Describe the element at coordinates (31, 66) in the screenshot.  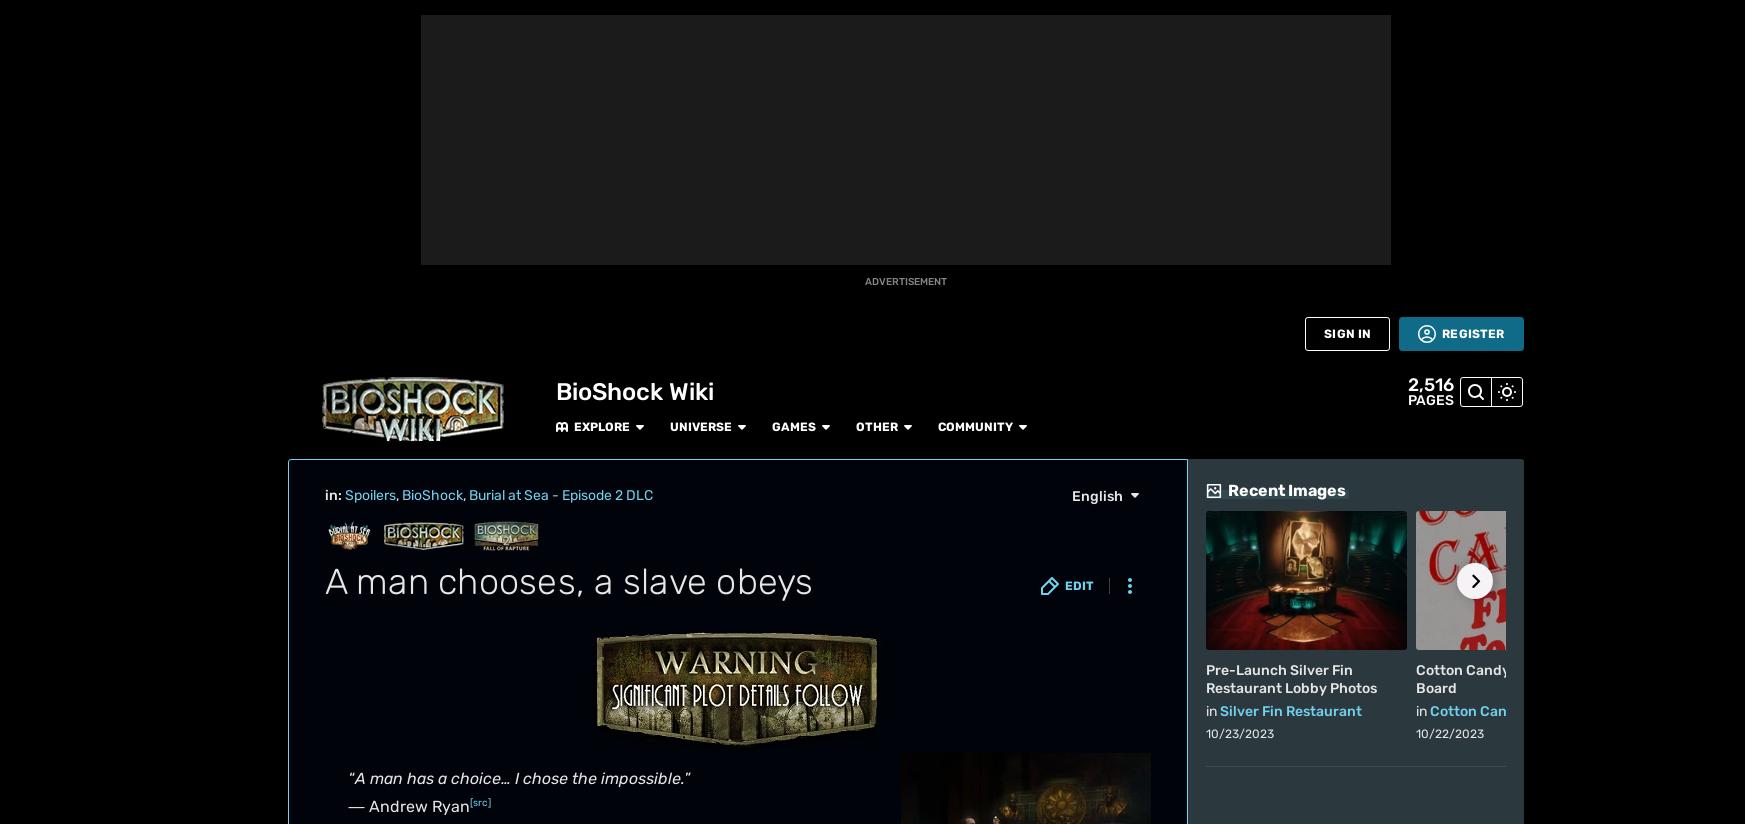
I see `'FANDOM'` at that location.